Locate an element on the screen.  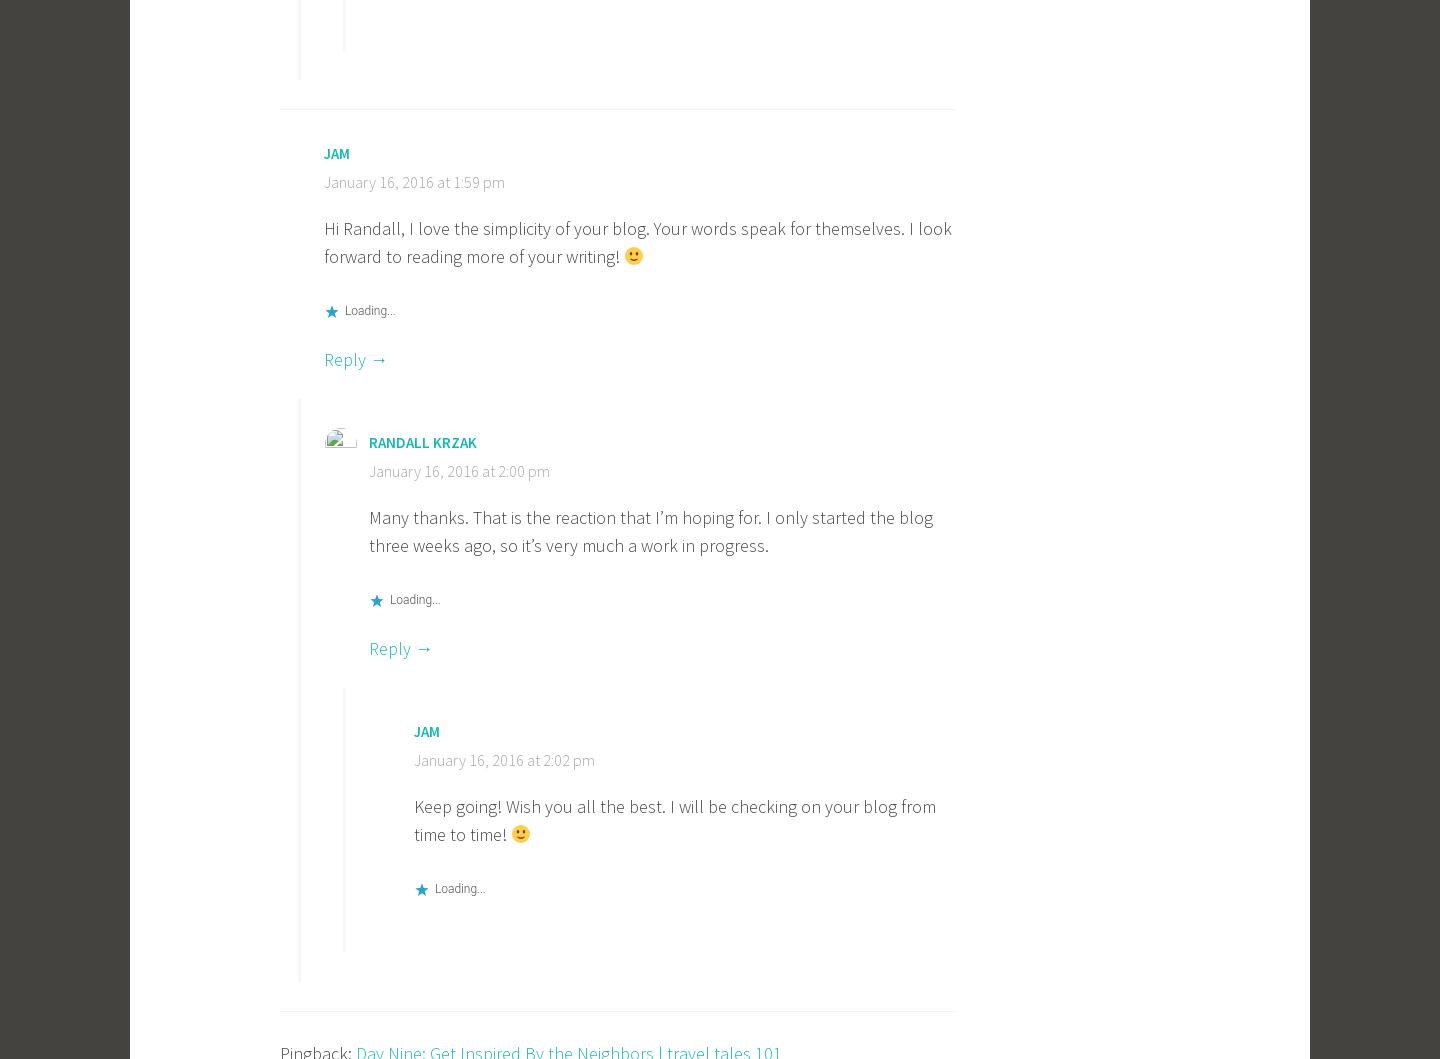
'Many thanks.  That is the reaction that I’m hoping for.  I only started the blog three weeks ago, so it’s very much a work in progress.' is located at coordinates (650, 530).